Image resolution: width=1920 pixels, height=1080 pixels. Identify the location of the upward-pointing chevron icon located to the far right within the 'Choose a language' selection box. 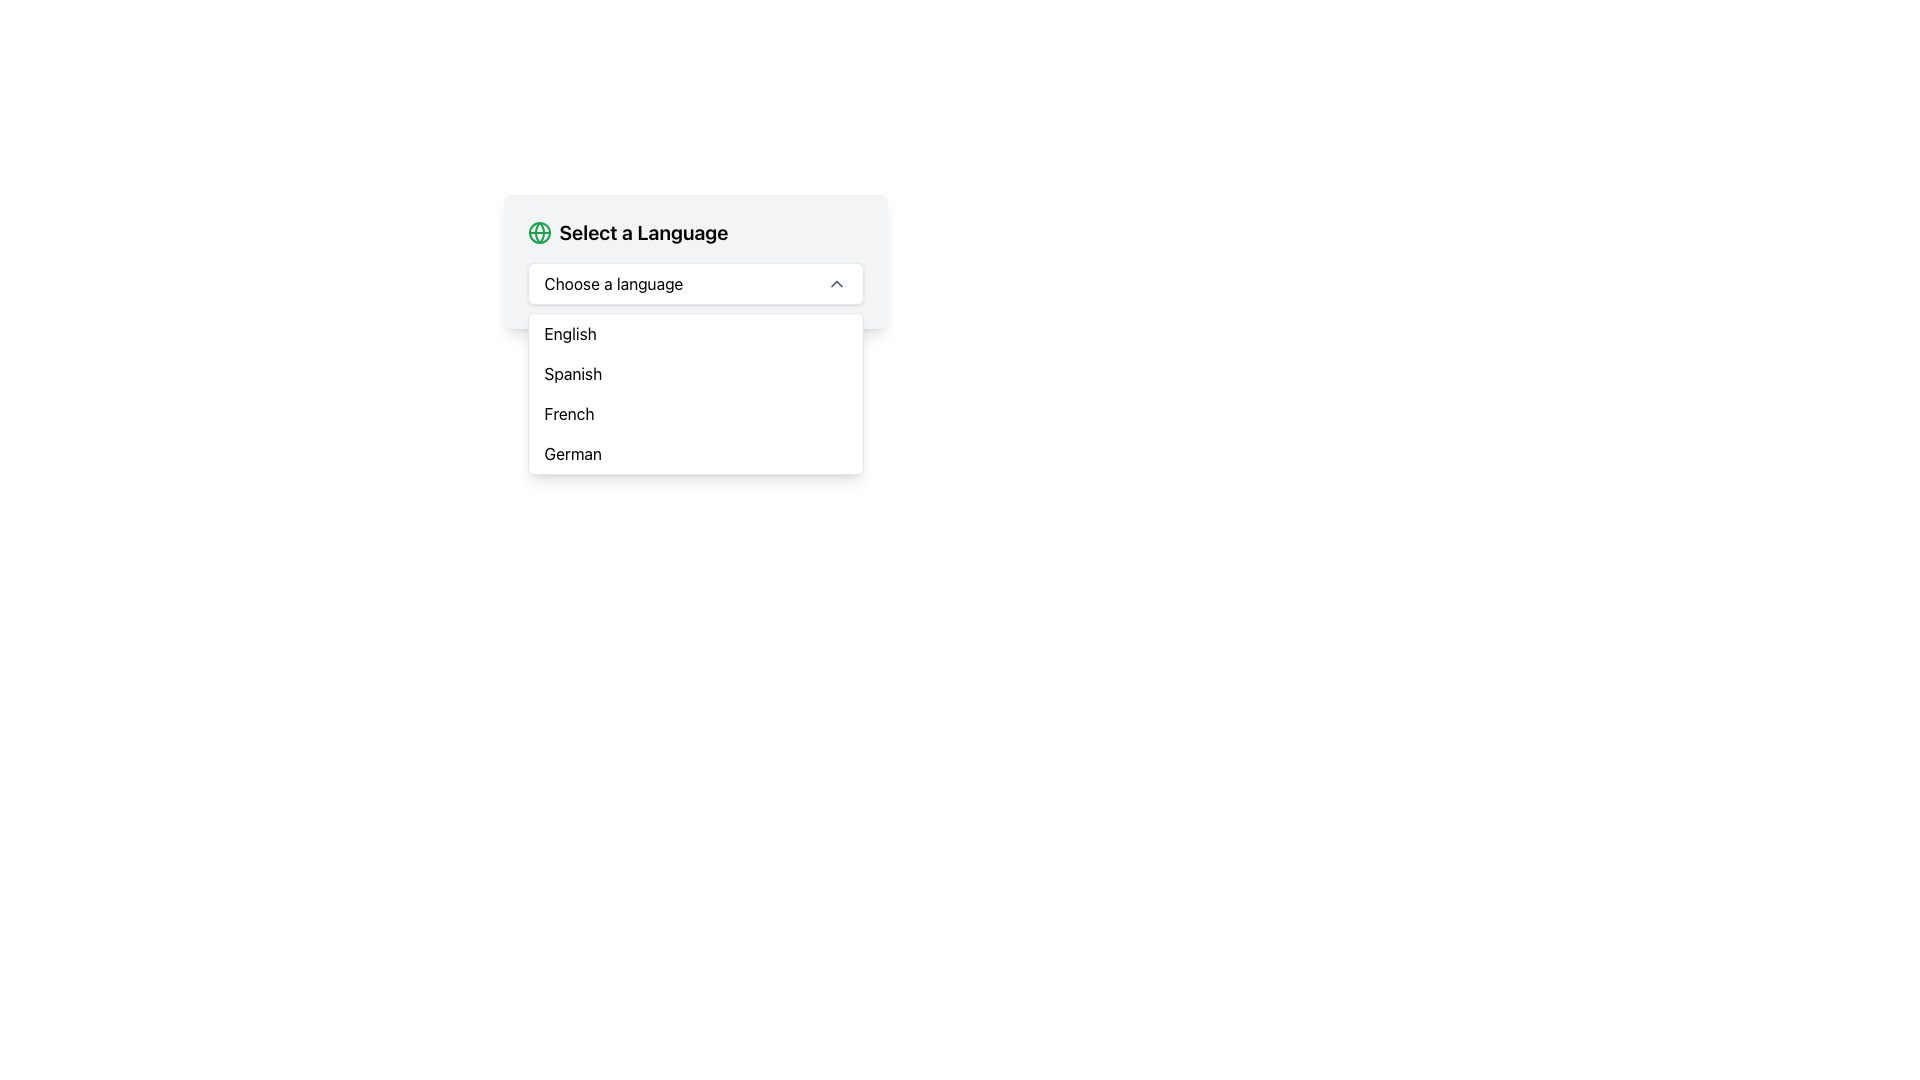
(836, 284).